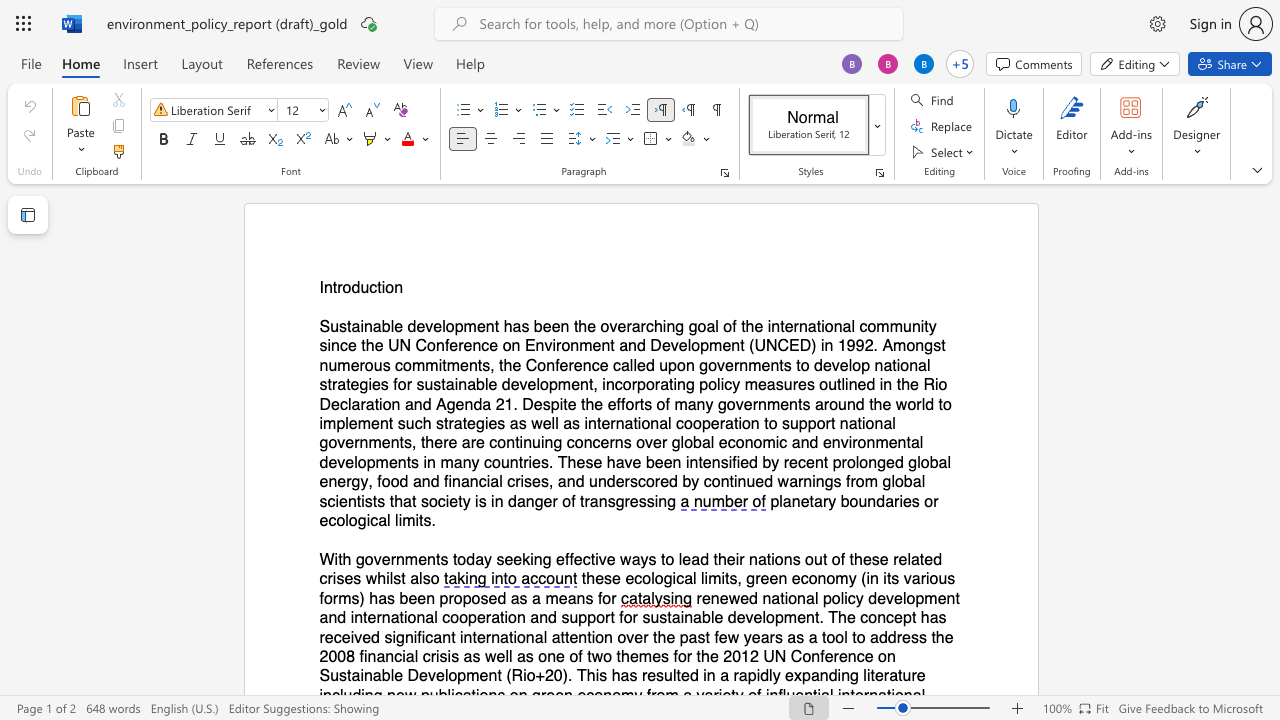 The height and width of the screenshot is (720, 1280). What do you see at coordinates (855, 345) in the screenshot?
I see `the space between the continuous character "9" and "9" in the text` at bounding box center [855, 345].